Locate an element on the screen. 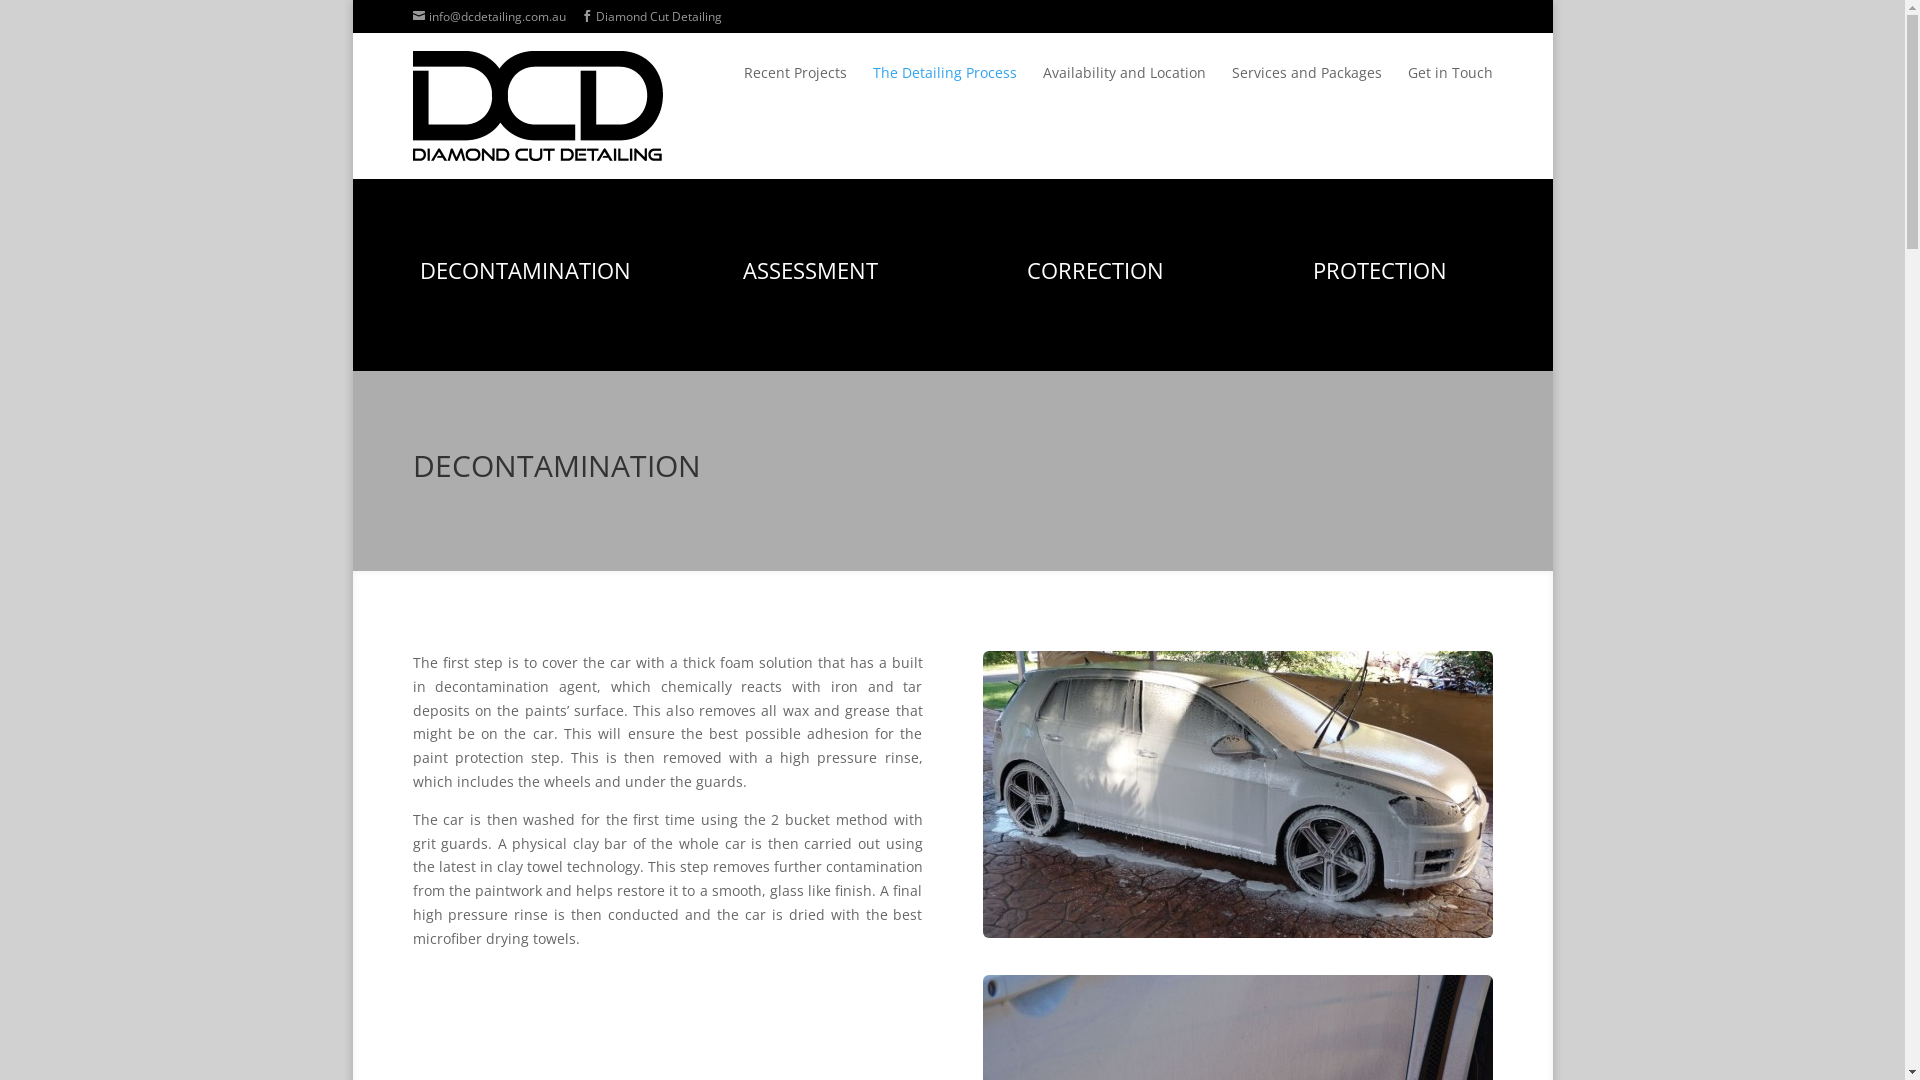 Image resolution: width=1920 pixels, height=1080 pixels. 'ASSESSMENT' is located at coordinates (809, 270).